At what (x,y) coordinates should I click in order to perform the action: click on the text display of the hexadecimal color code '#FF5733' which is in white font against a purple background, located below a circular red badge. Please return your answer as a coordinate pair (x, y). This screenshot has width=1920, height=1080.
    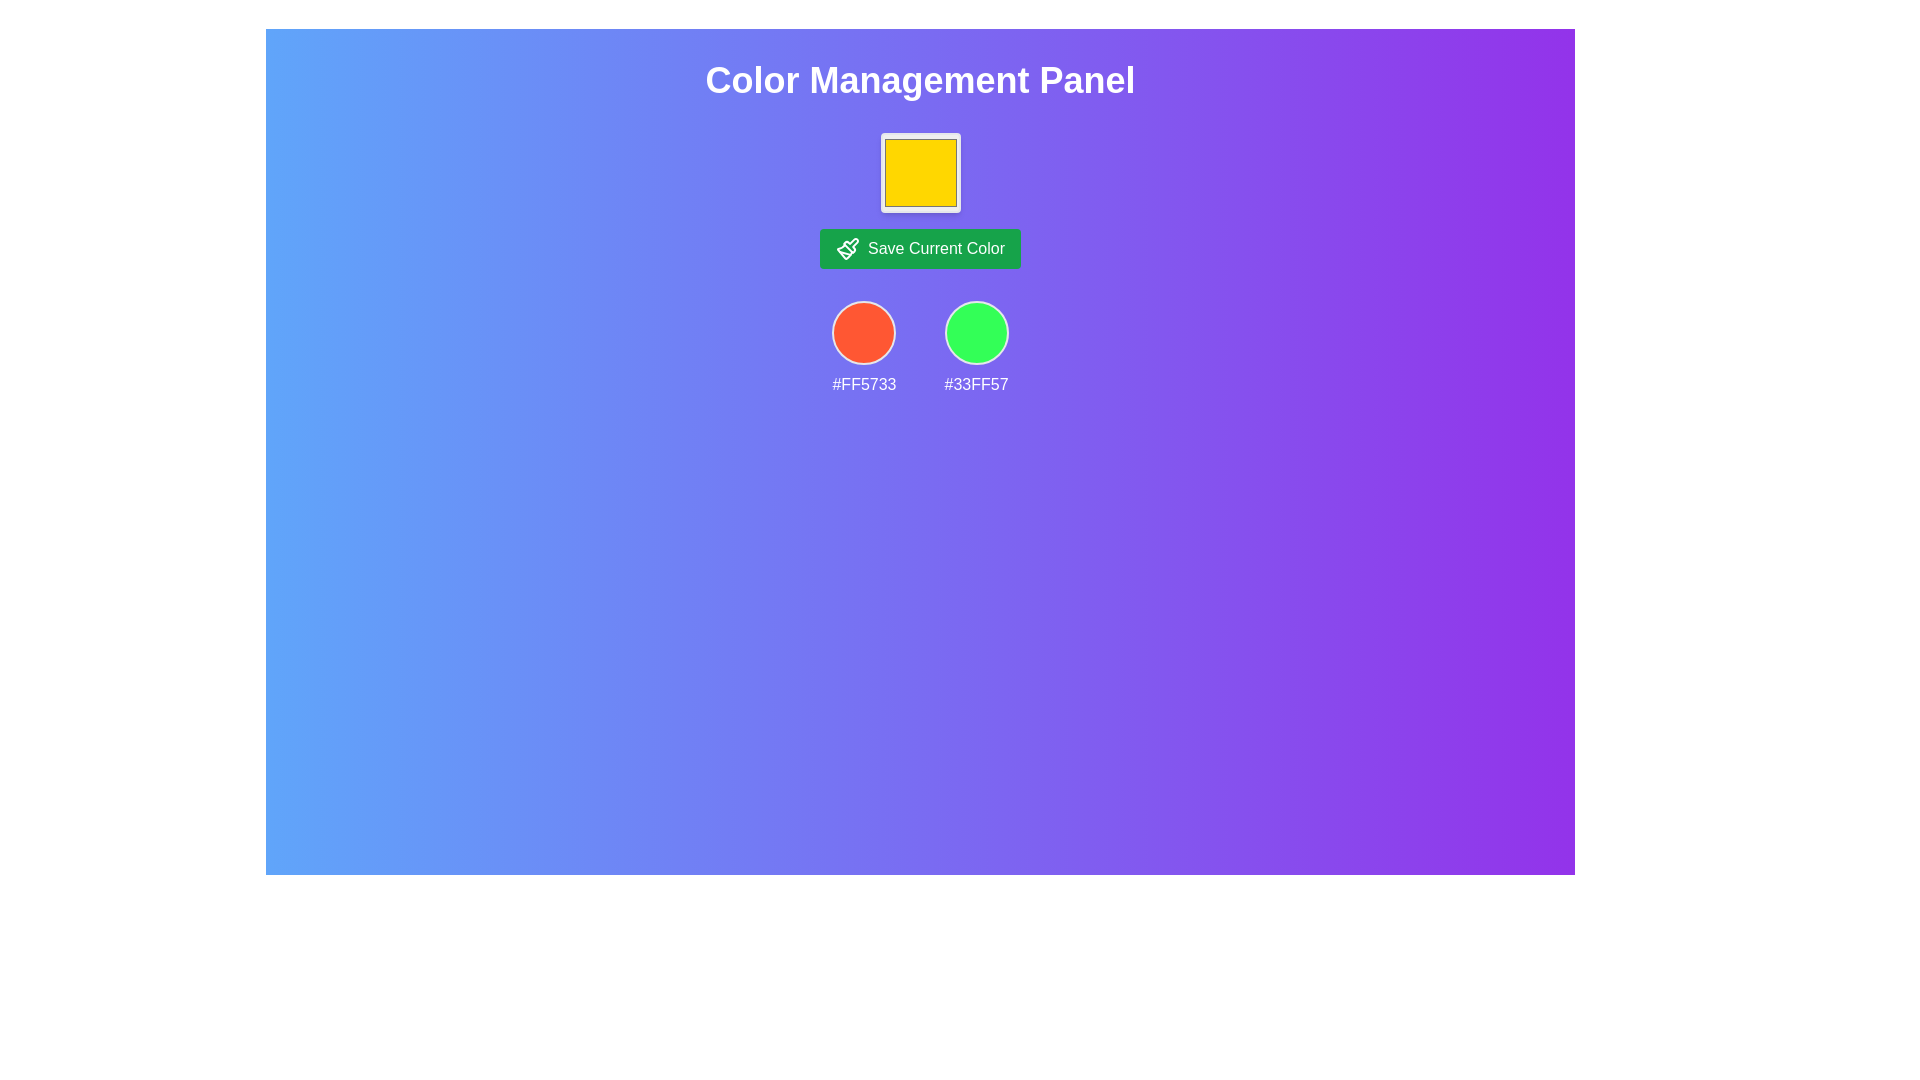
    Looking at the image, I should click on (864, 385).